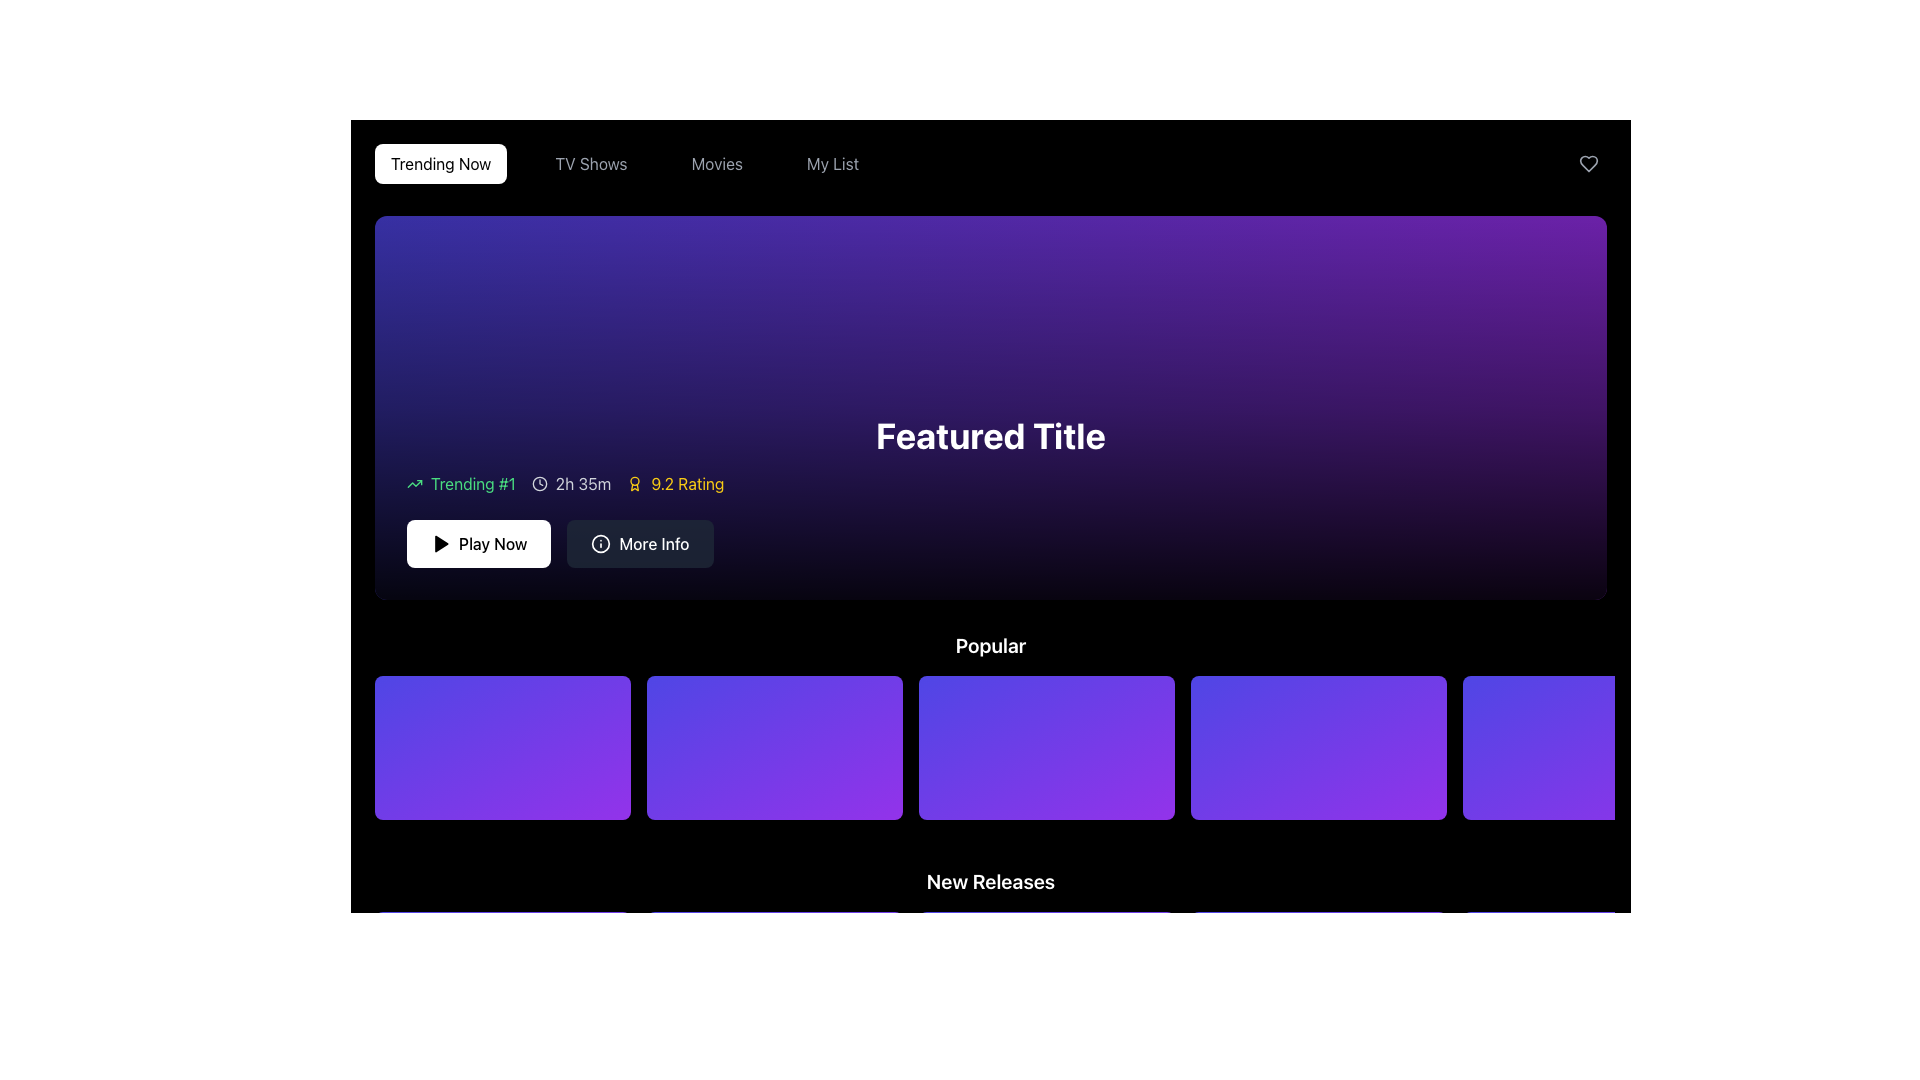 The width and height of the screenshot is (1920, 1080). I want to click on the '9.2 Rating' text element with a yellow font and award icon, located between '2h 35m' and 'Play Now' button, so click(675, 483).